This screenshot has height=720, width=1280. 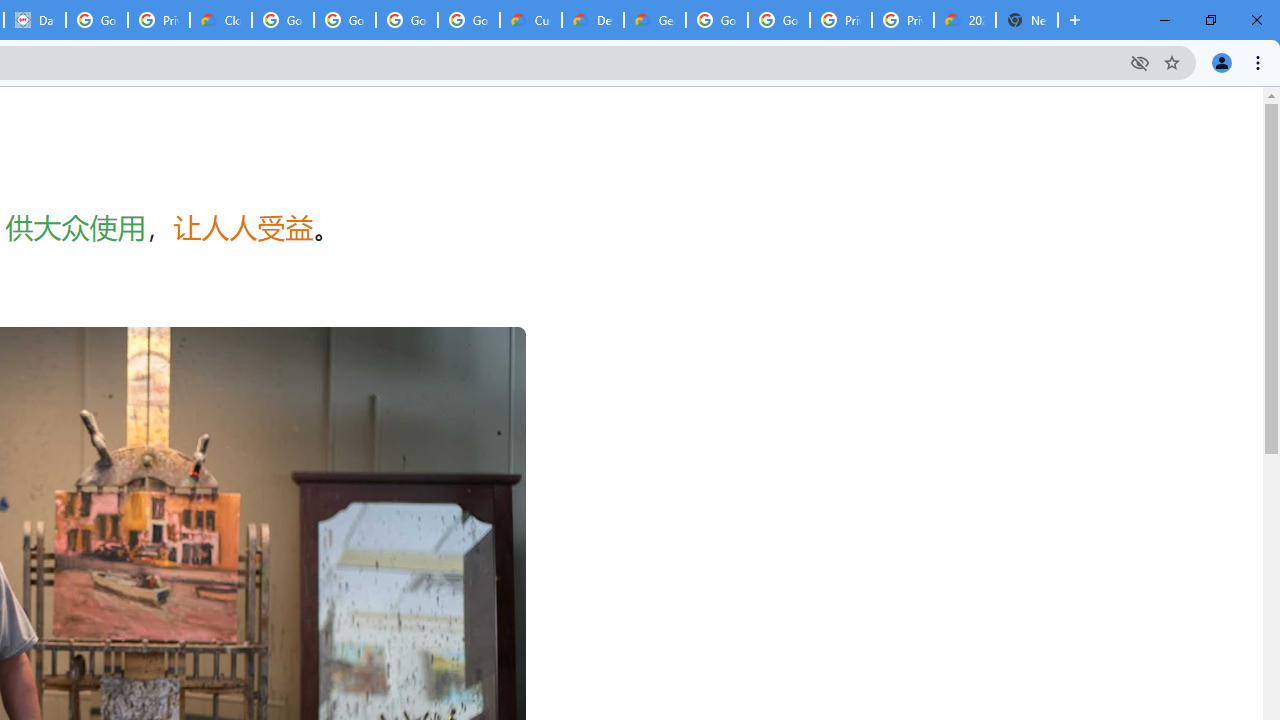 I want to click on 'Cloud Data Processing Addendum | Google Cloud', so click(x=220, y=20).